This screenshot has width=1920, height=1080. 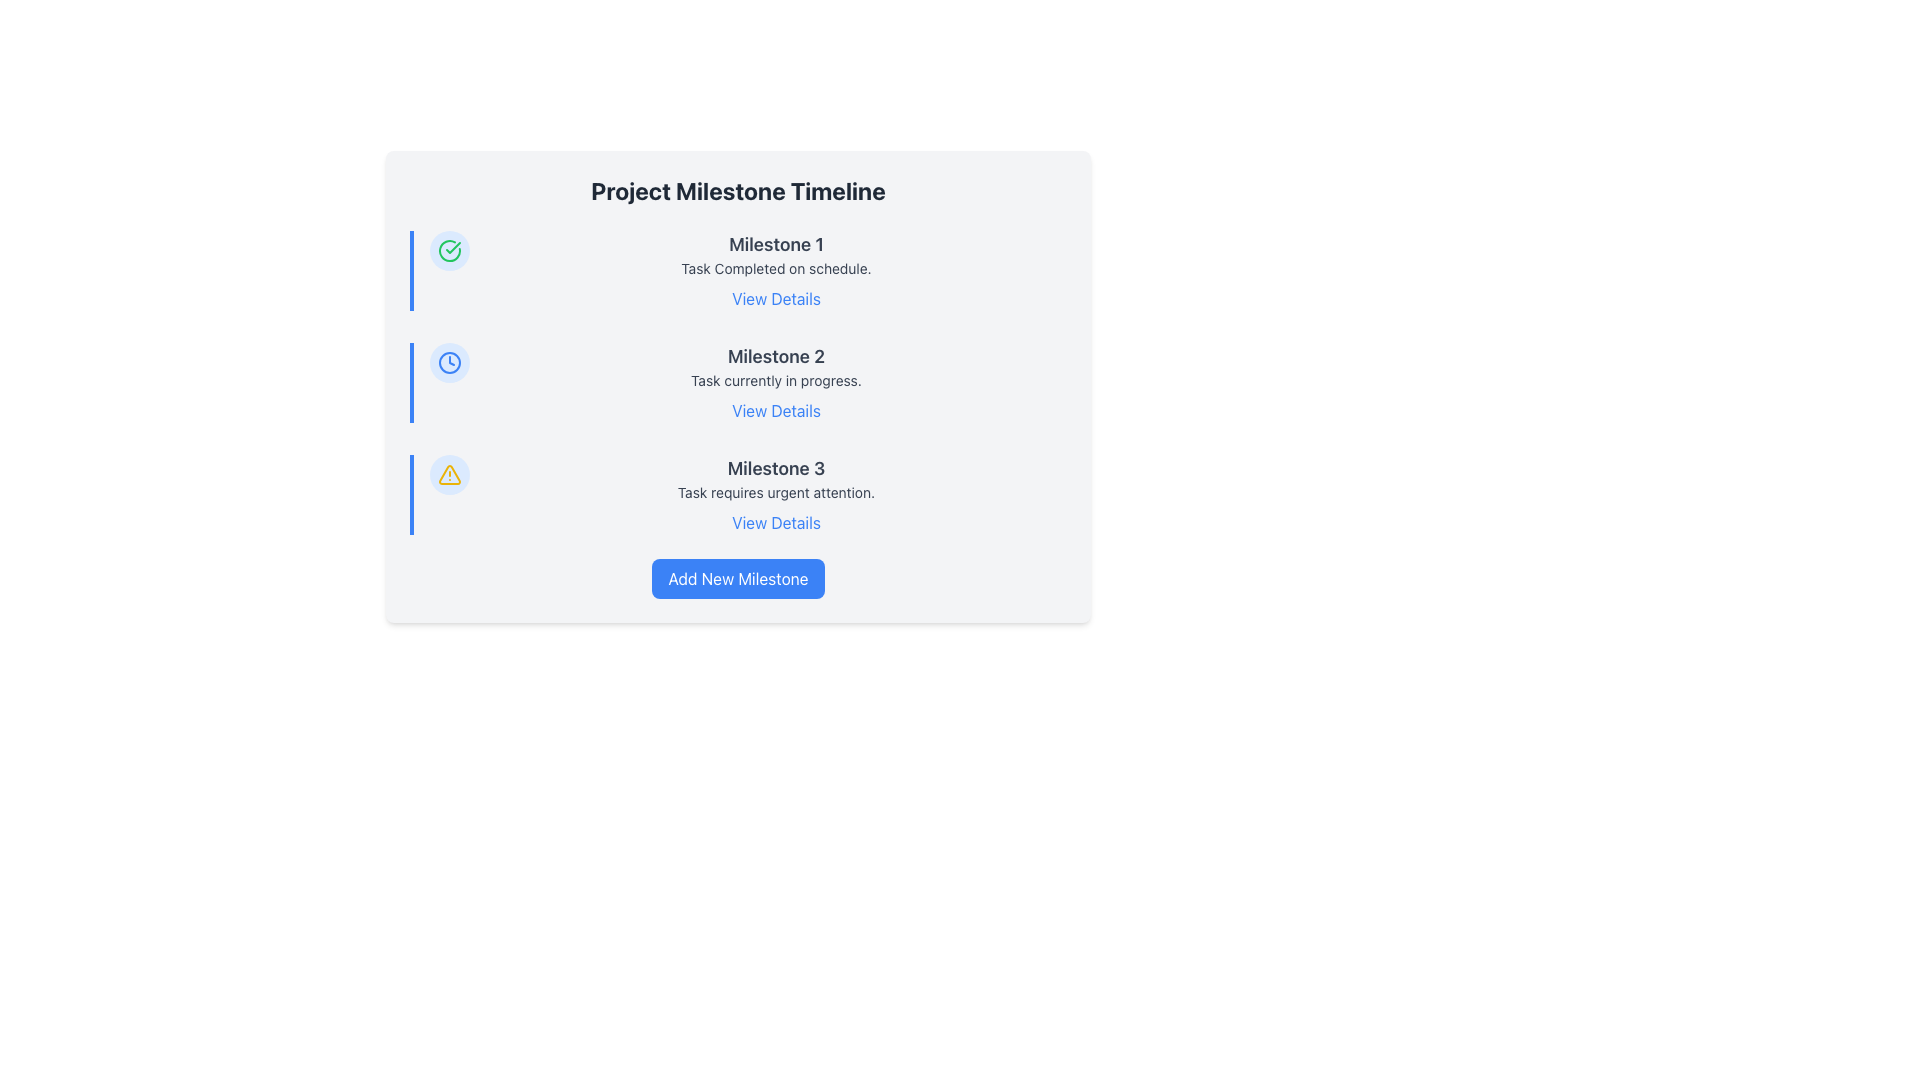 I want to click on the 'View Details' text link for 'Milestone 3', so click(x=775, y=522).